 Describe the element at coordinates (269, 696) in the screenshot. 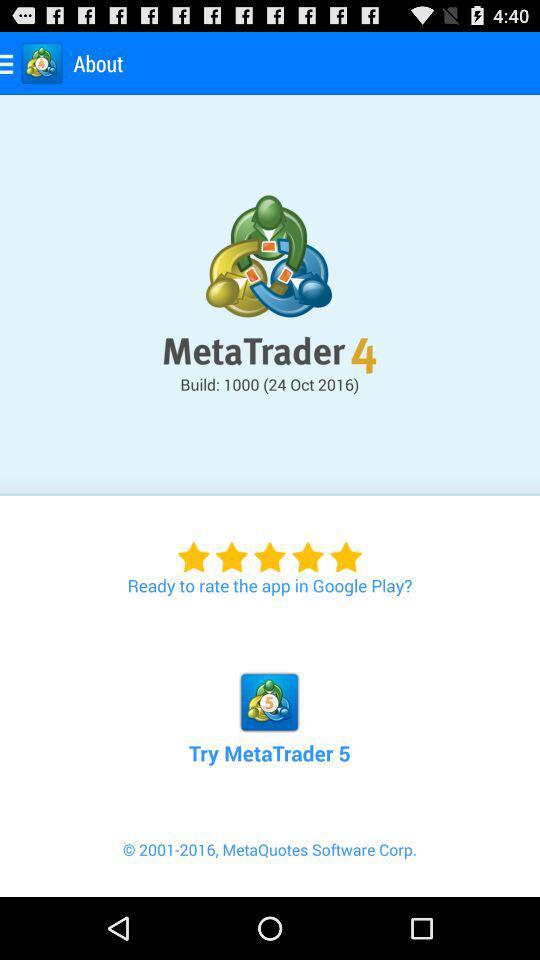

I see `item below the ready to rate item` at that location.